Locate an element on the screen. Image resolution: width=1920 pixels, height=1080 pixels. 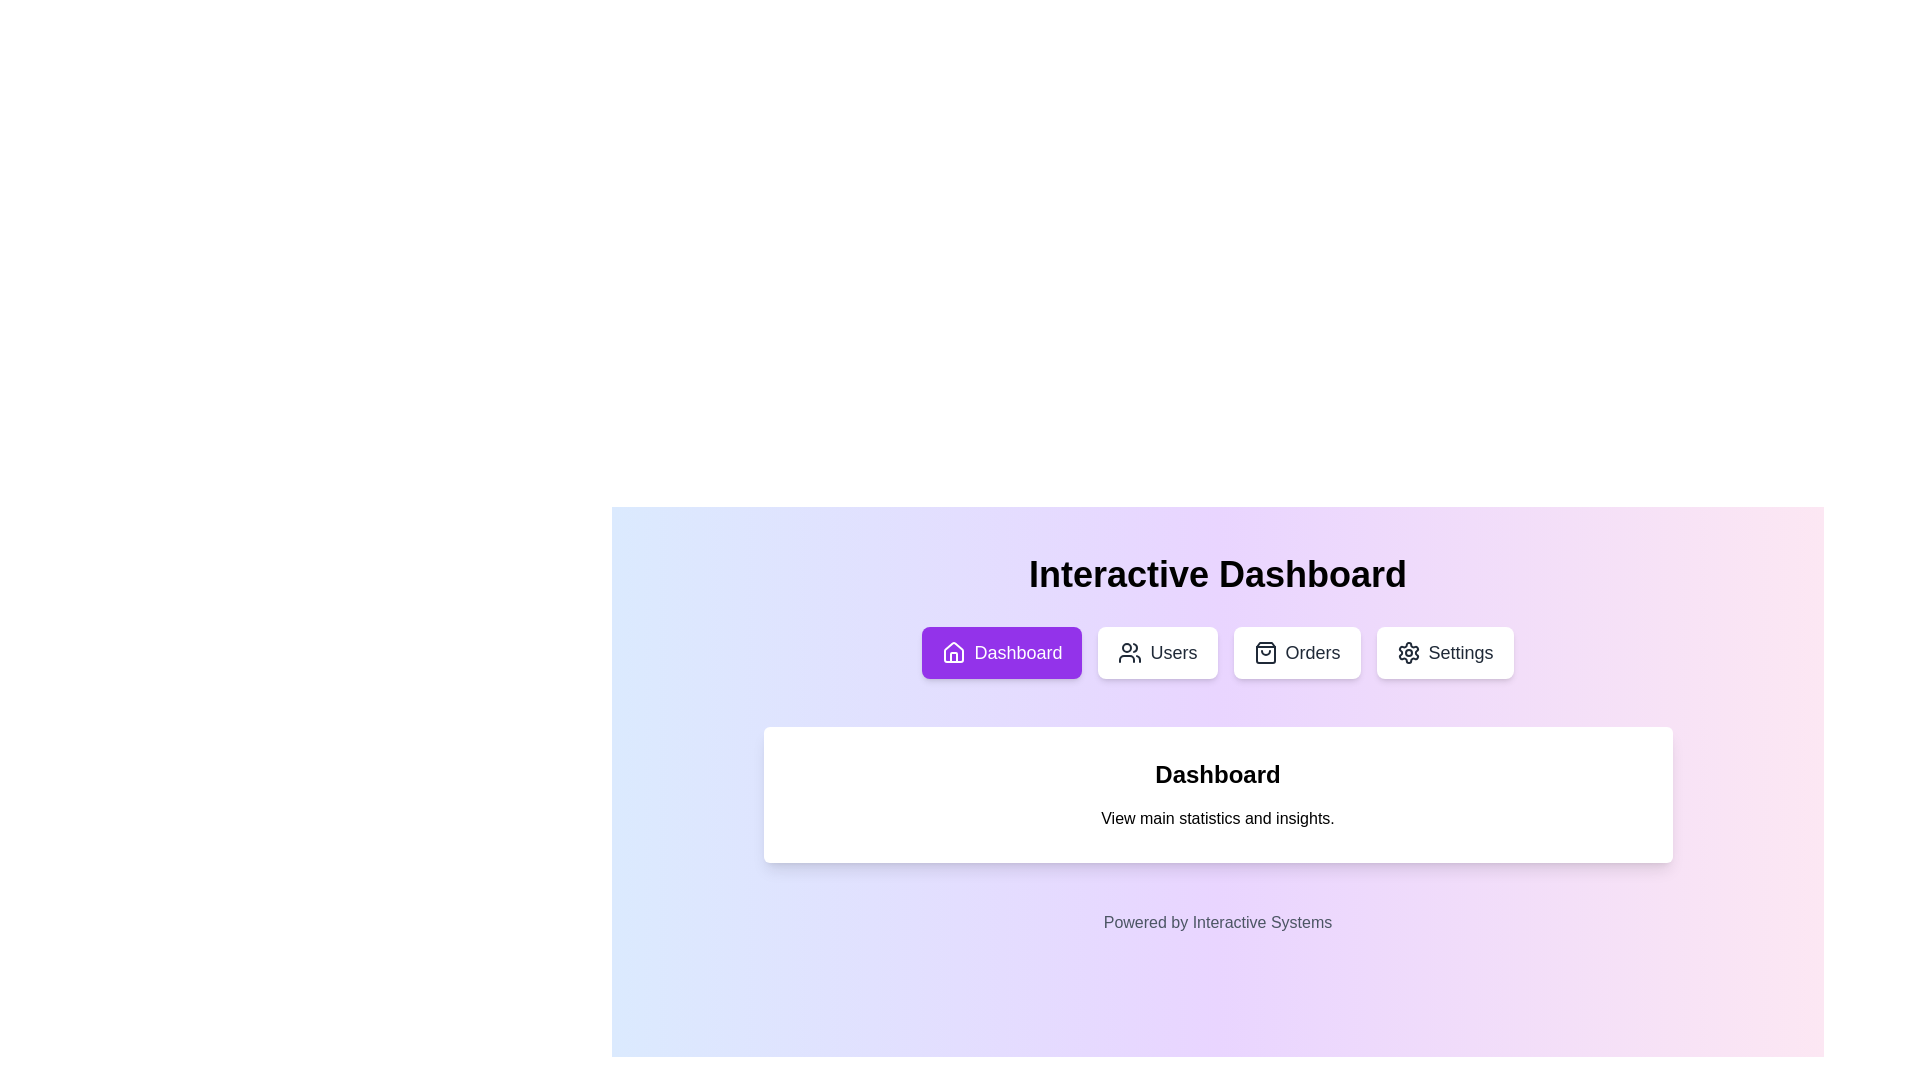
the text label that reads 'Powered by Interactive Systems', styled in gray at the bottom-center of the interface is located at coordinates (1217, 922).